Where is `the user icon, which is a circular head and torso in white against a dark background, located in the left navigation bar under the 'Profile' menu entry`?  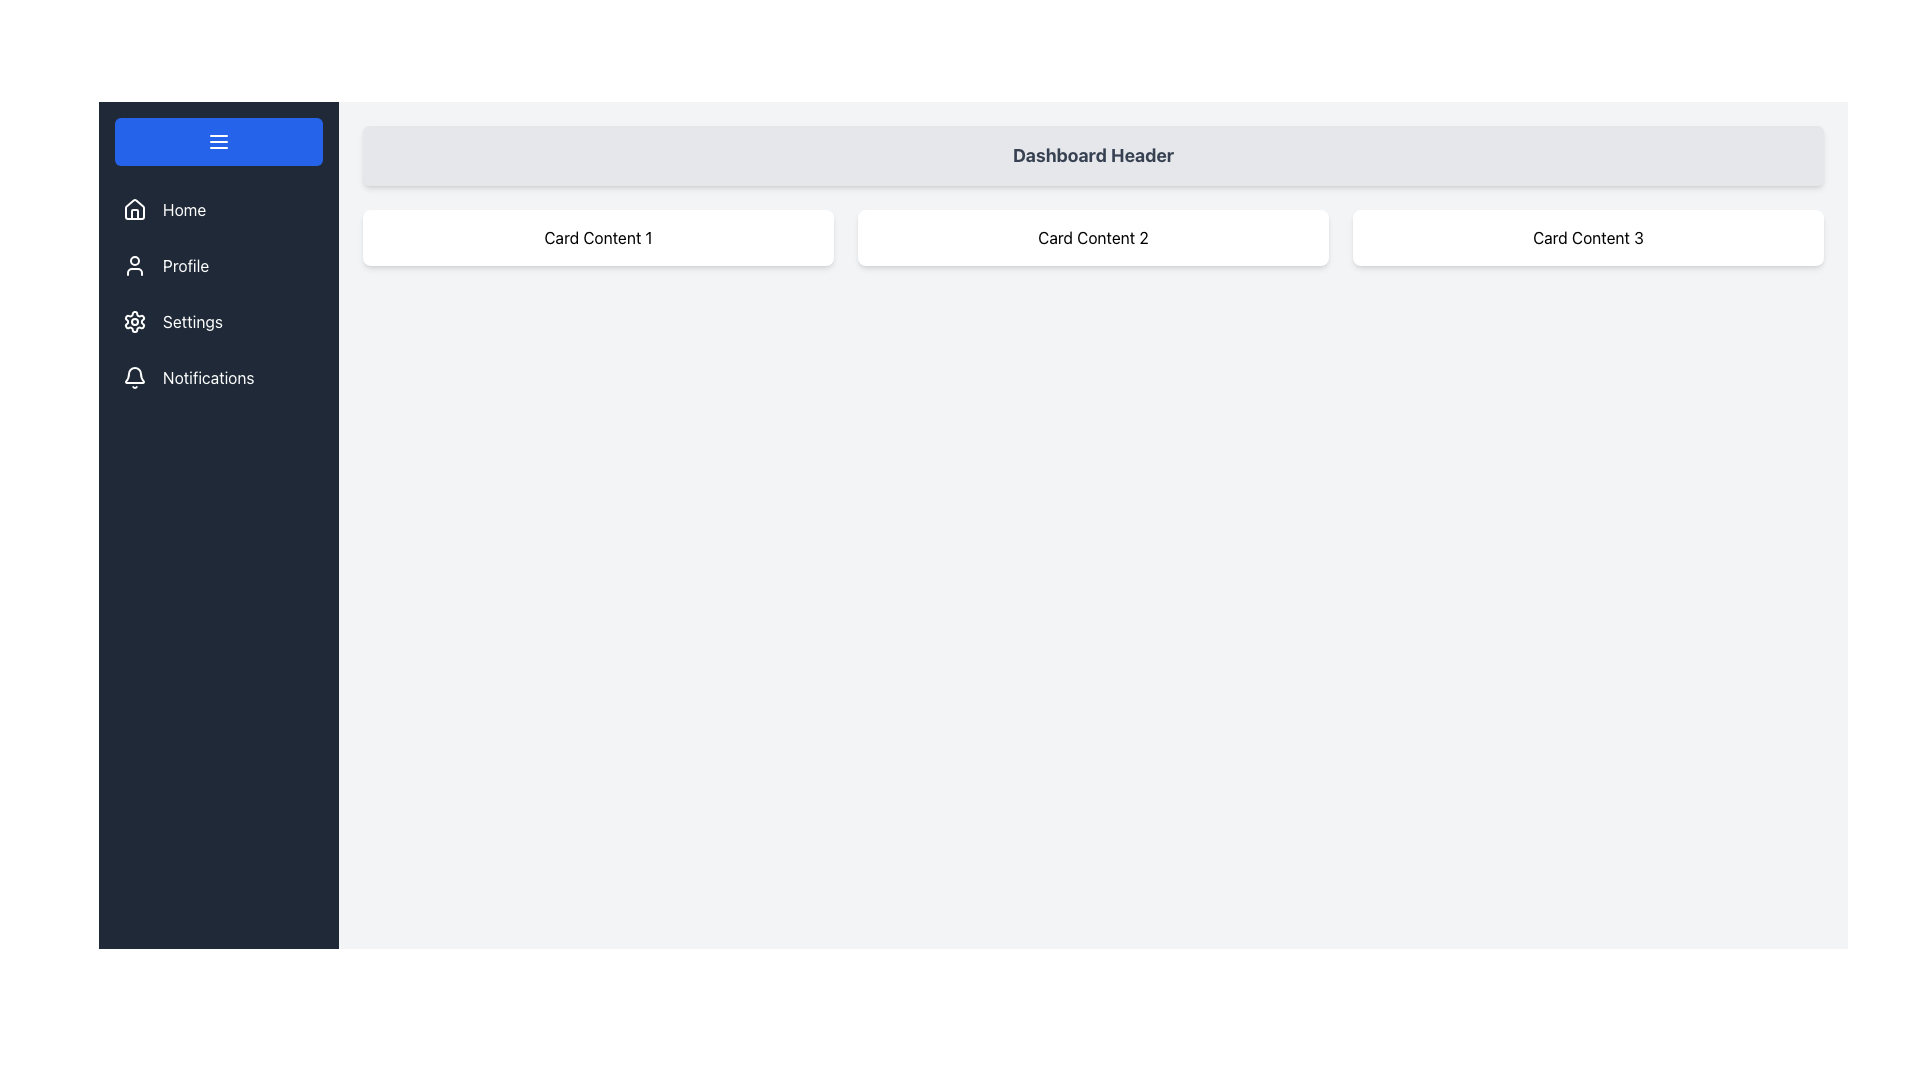
the user icon, which is a circular head and torso in white against a dark background, located in the left navigation bar under the 'Profile' menu entry is located at coordinates (133, 265).